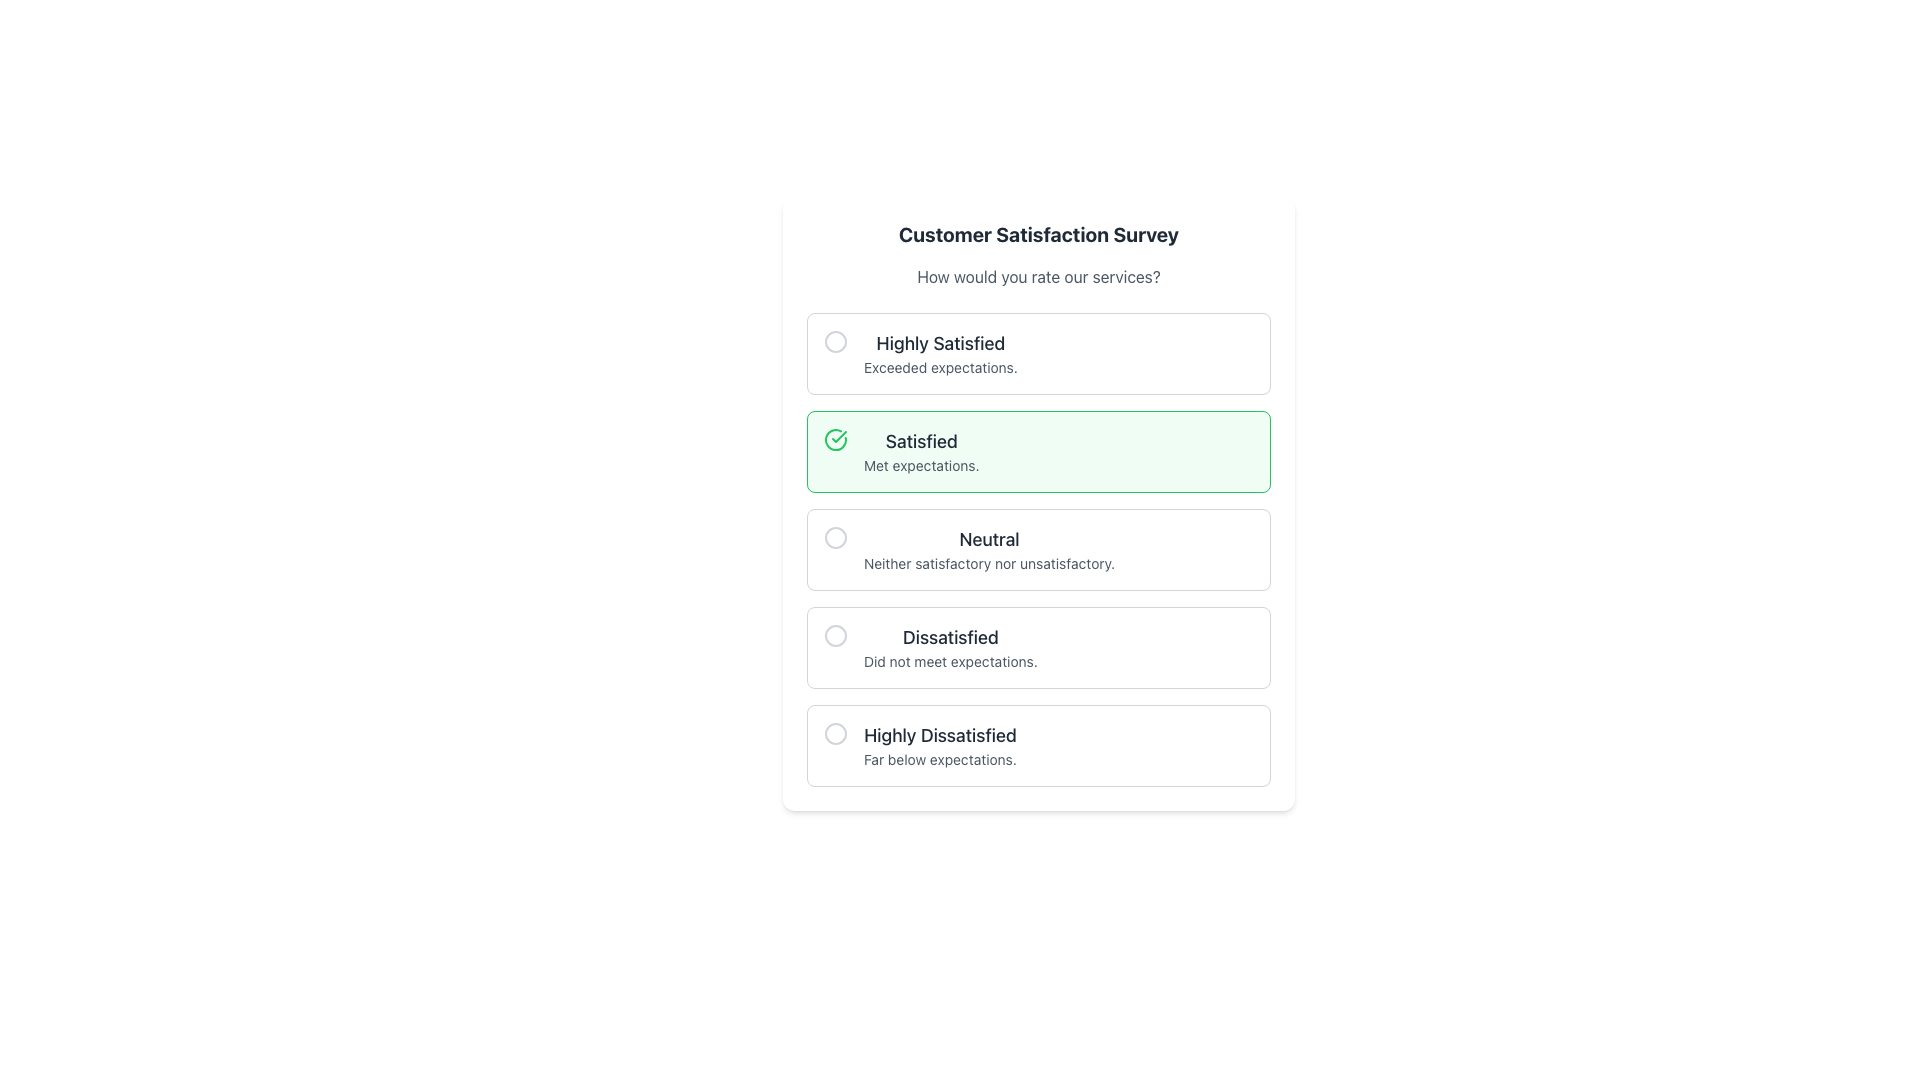 The height and width of the screenshot is (1080, 1920). I want to click on the text label displaying 'Far below expectations.', which is styled in gray and positioned beneath the 'Highly Dissatisfied' label, so click(939, 759).